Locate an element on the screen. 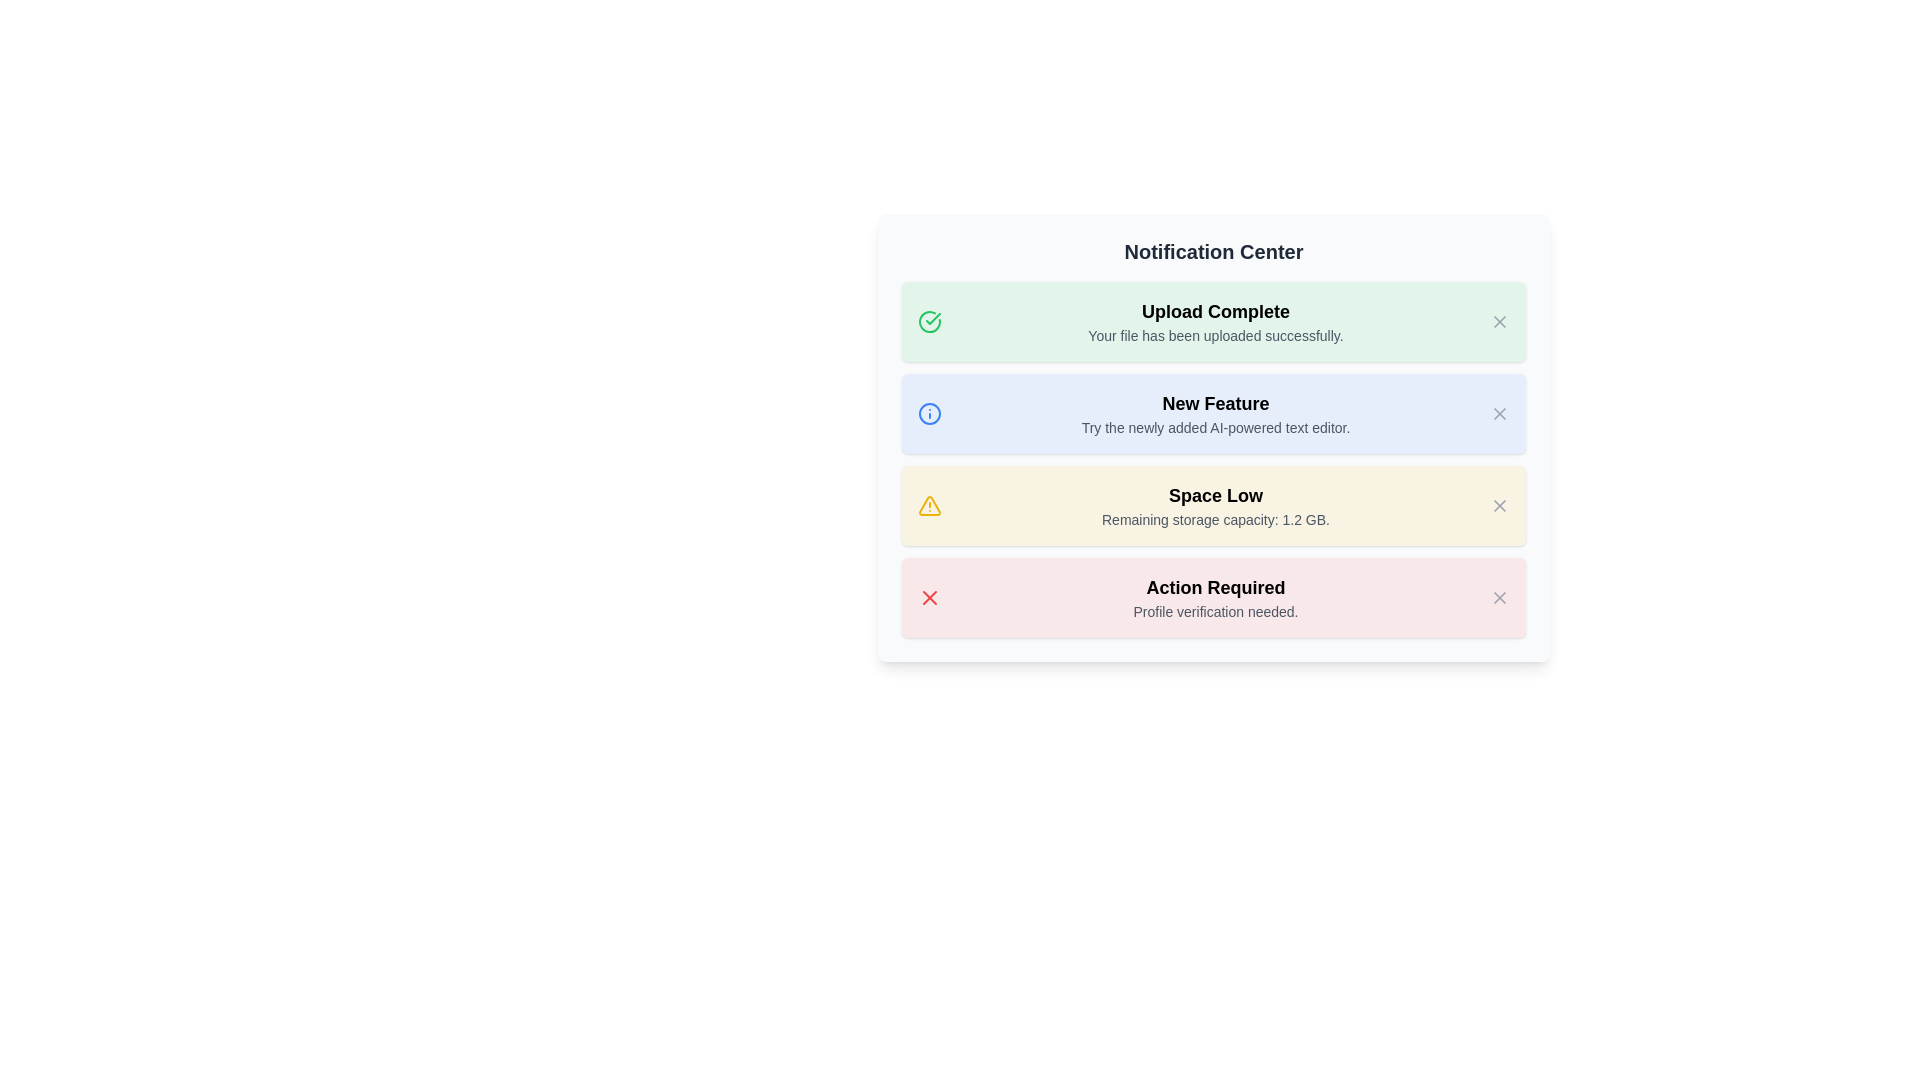  the button located in the top-right corner of the 'Action Required' notification is located at coordinates (1499, 596).